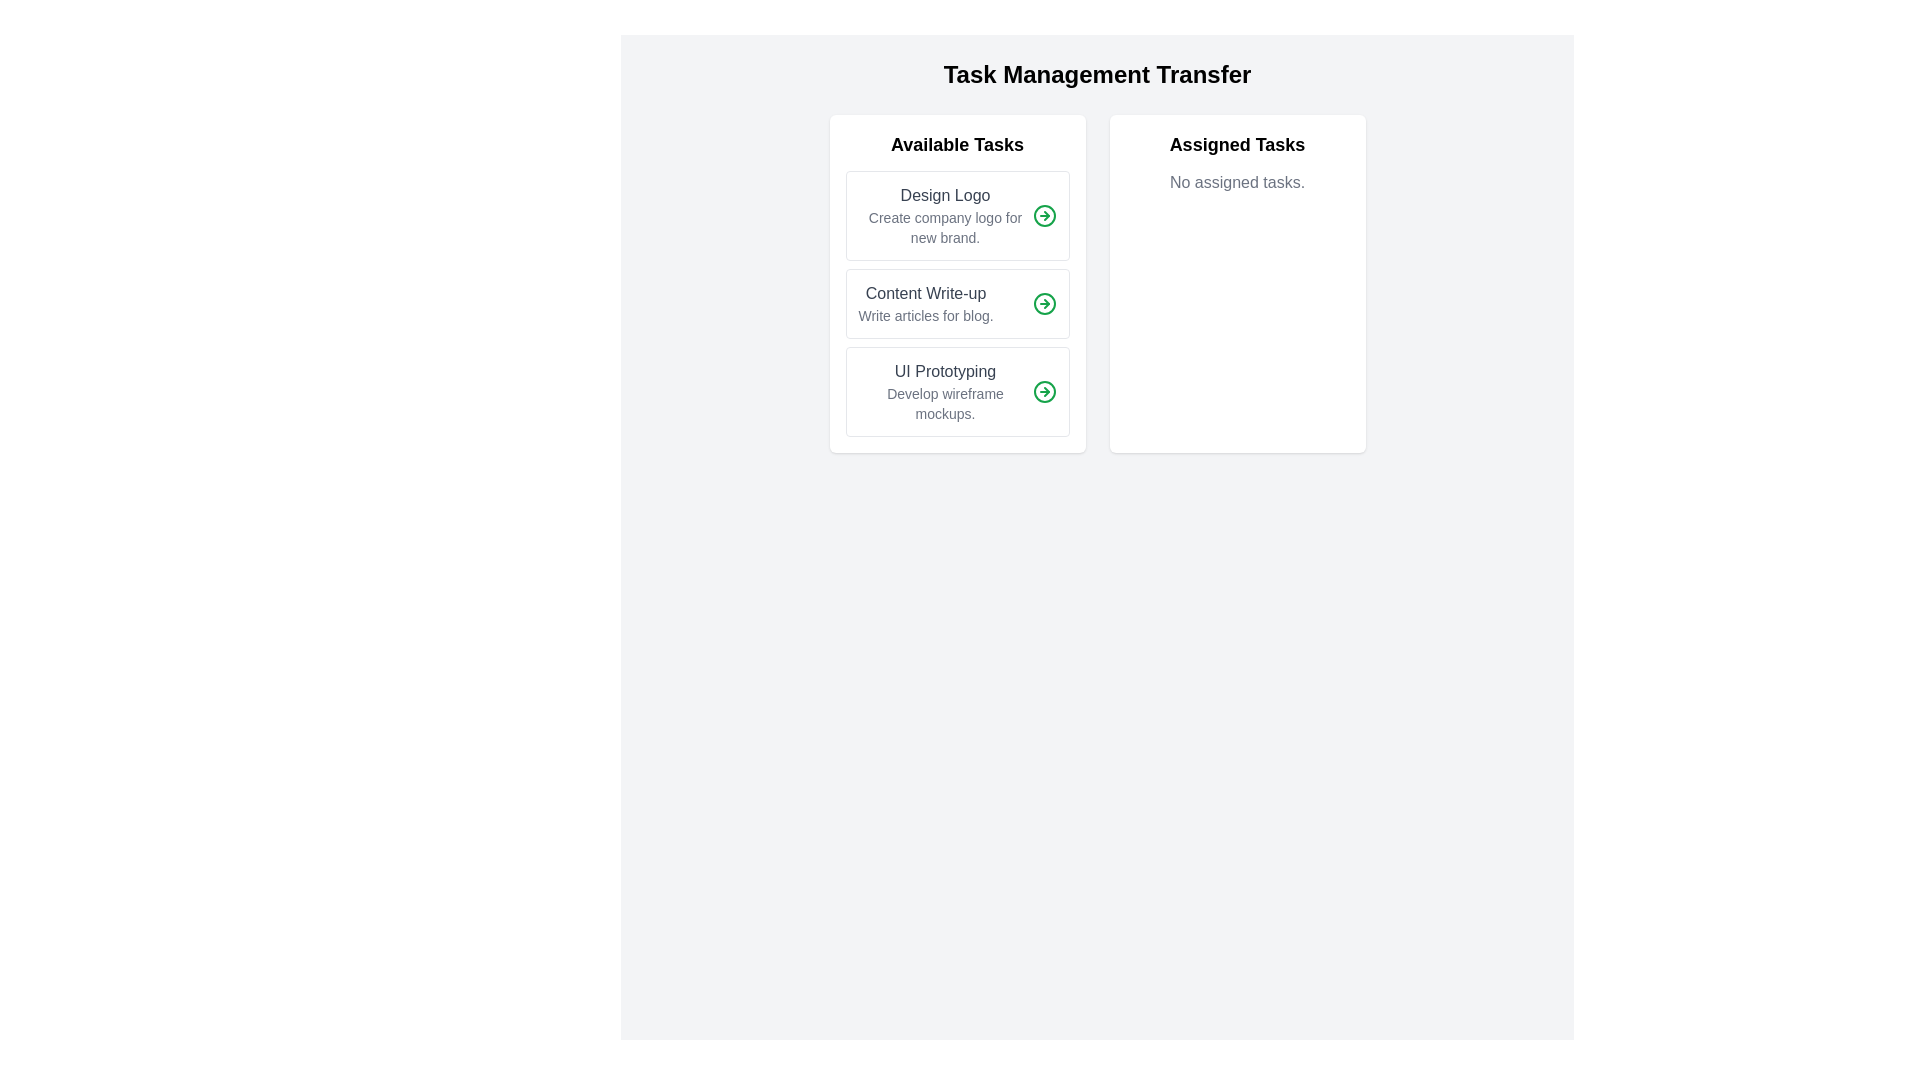 This screenshot has height=1080, width=1920. I want to click on the 'Content Write-up' text block element, so click(925, 304).